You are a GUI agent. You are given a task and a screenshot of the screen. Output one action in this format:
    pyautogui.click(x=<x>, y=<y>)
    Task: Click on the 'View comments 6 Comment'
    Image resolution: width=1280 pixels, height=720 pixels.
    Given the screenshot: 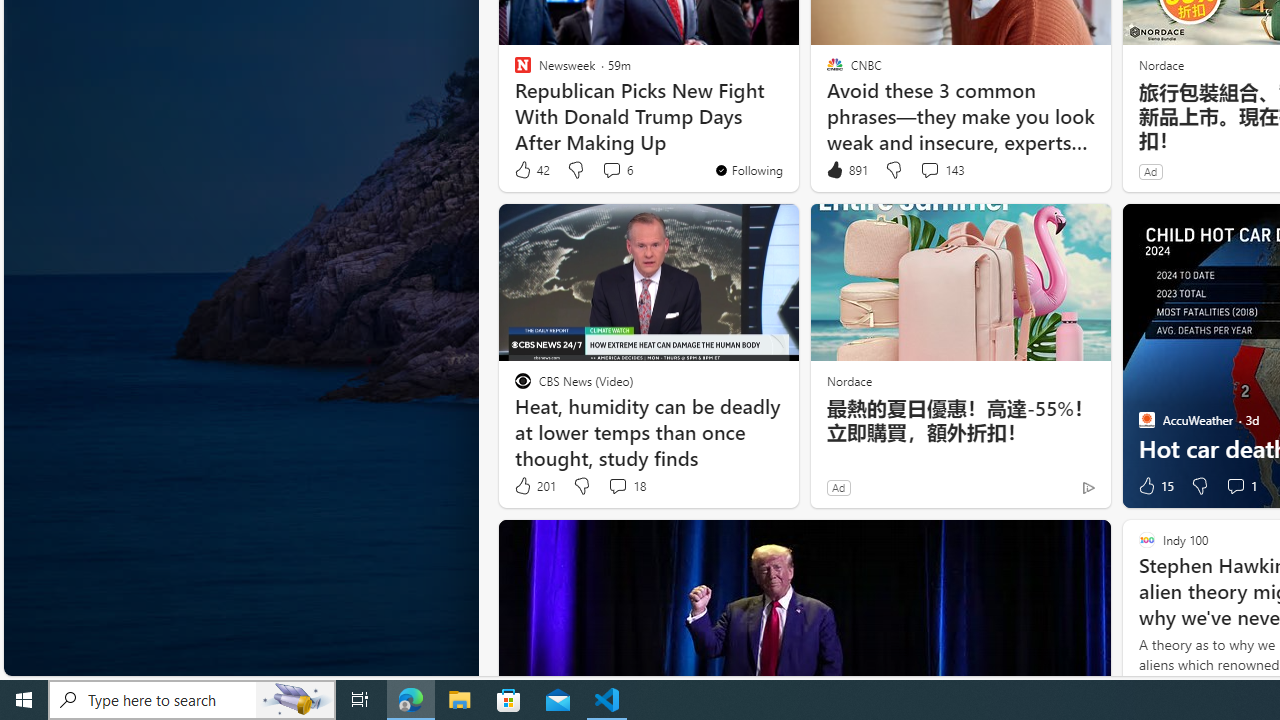 What is the action you would take?
    pyautogui.click(x=610, y=168)
    